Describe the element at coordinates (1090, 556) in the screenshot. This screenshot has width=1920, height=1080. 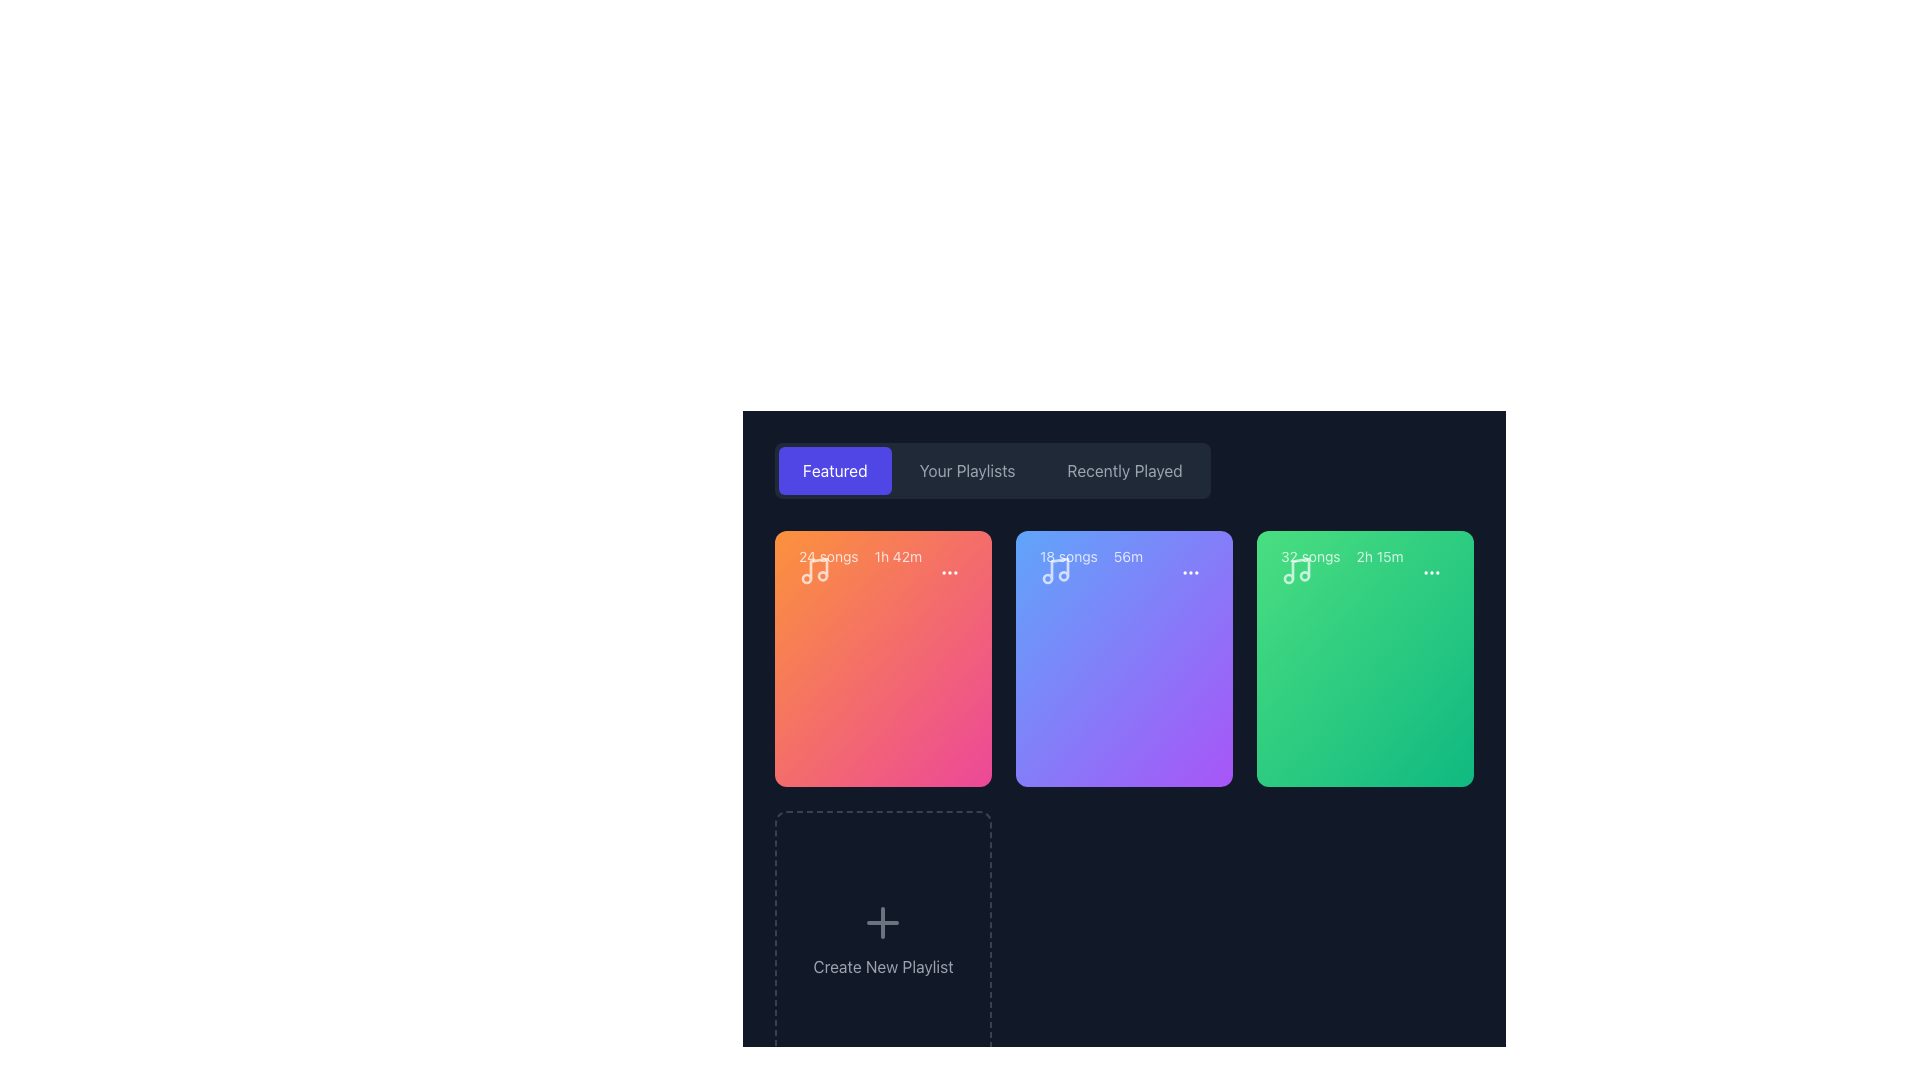
I see `the static text information displaying '18 songs' and '56m' located at the bottom of the second card in a row of three cards` at that location.